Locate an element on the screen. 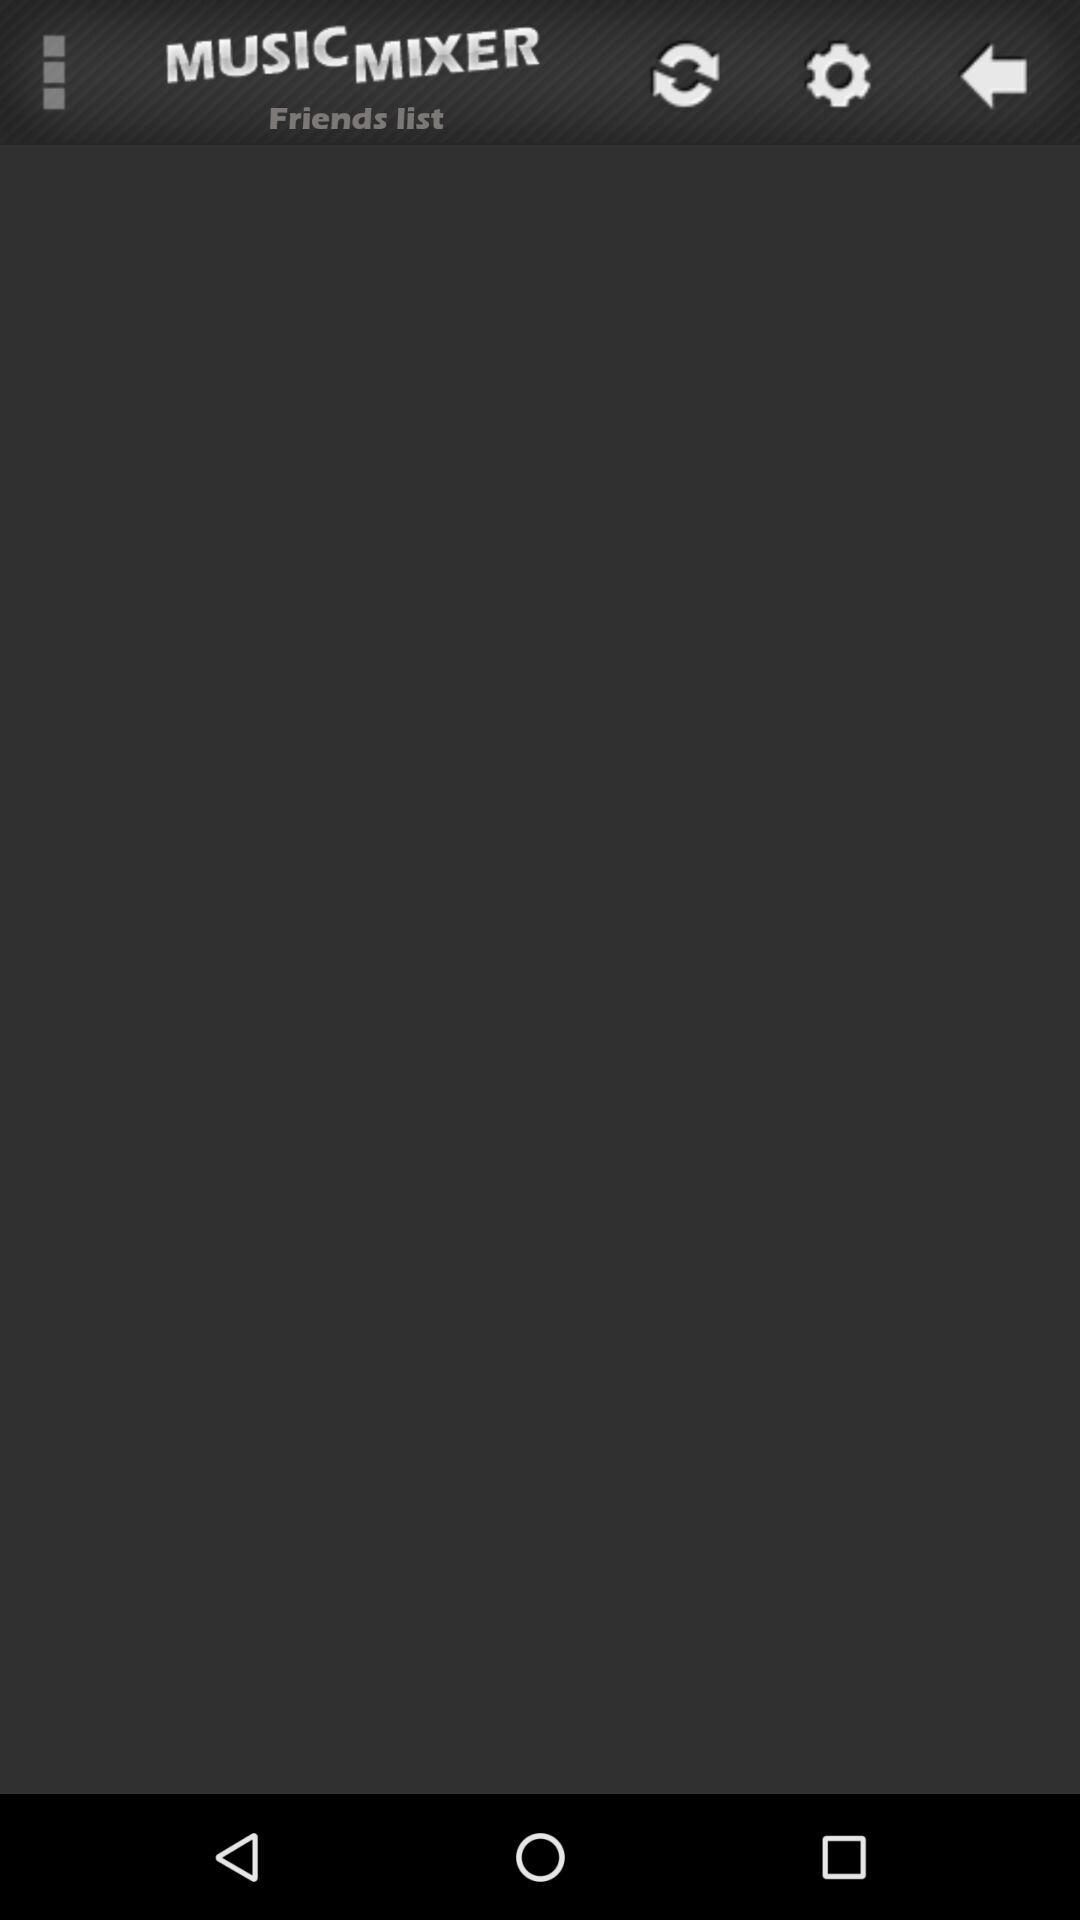 Image resolution: width=1080 pixels, height=1920 pixels. go back is located at coordinates (988, 72).